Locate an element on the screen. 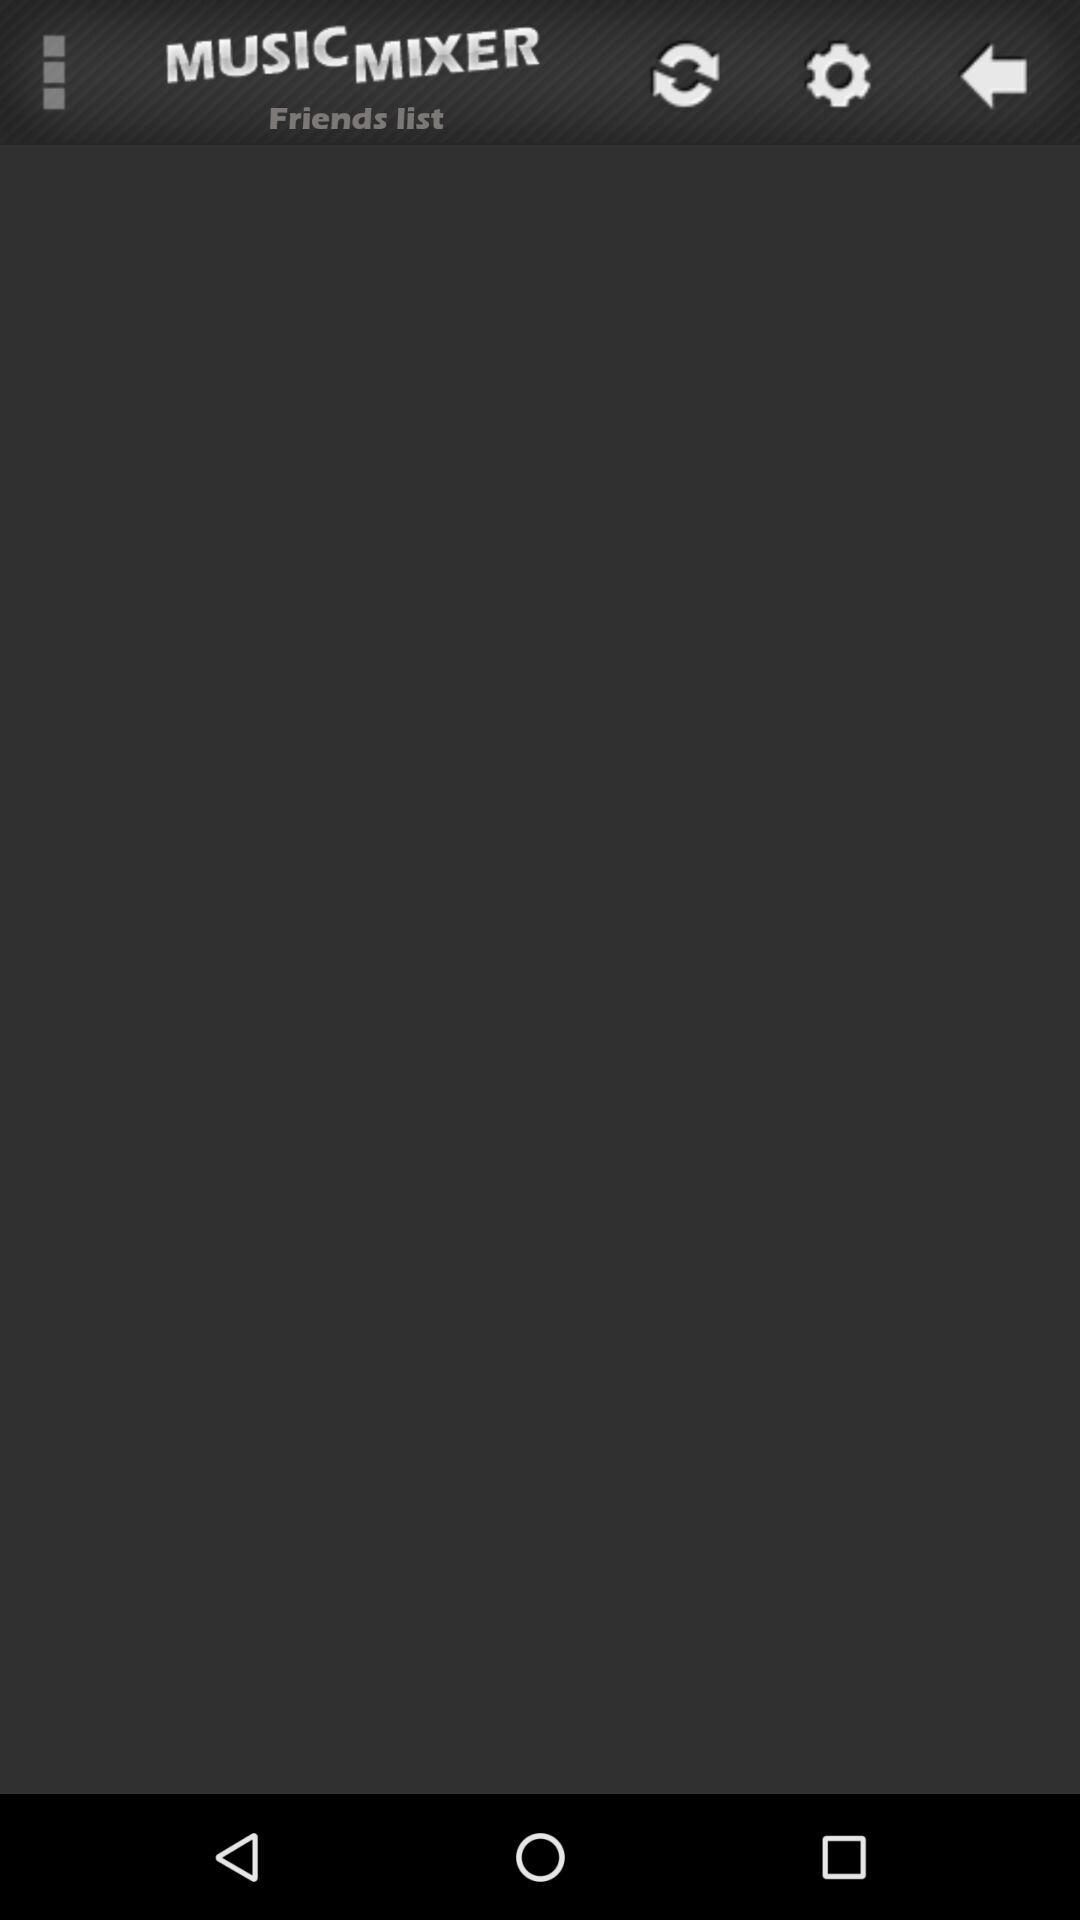 Image resolution: width=1080 pixels, height=1920 pixels. go back is located at coordinates (988, 72).